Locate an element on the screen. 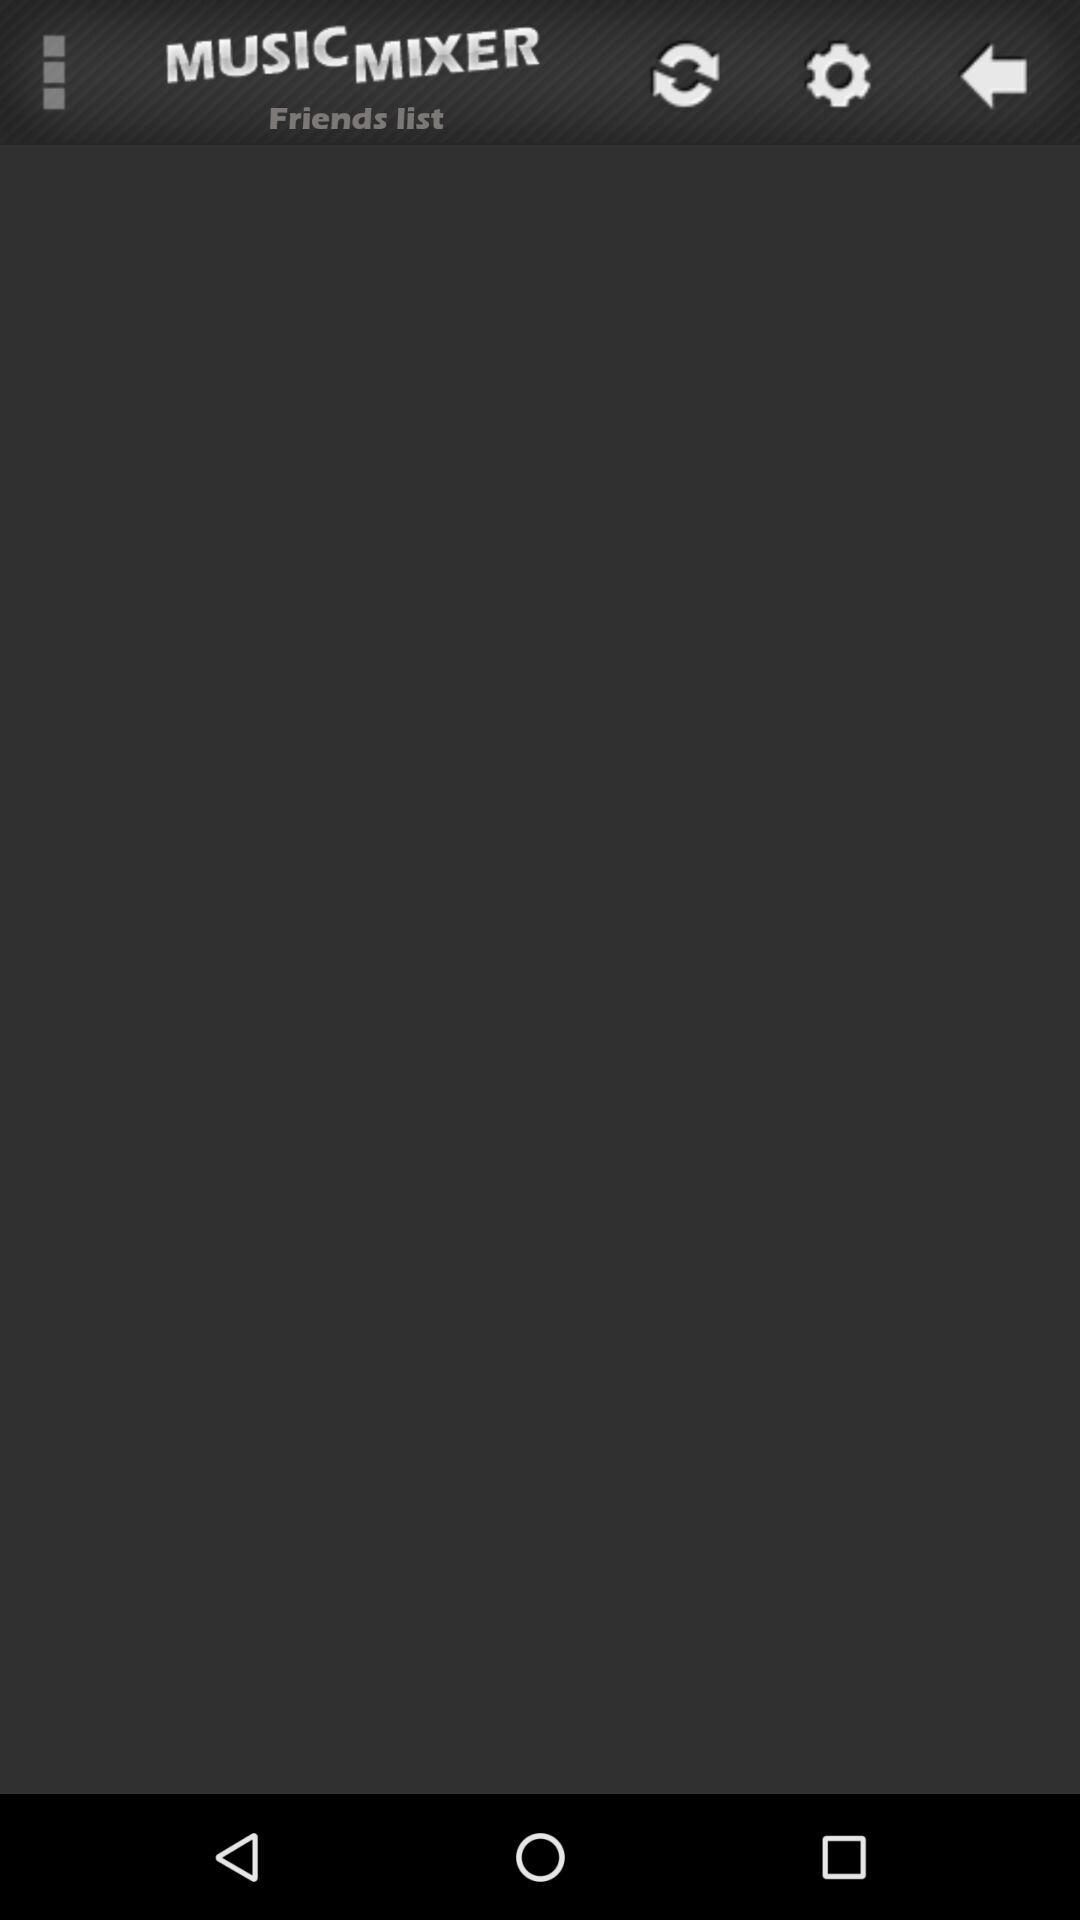 Image resolution: width=1080 pixels, height=1920 pixels. go back is located at coordinates (988, 72).